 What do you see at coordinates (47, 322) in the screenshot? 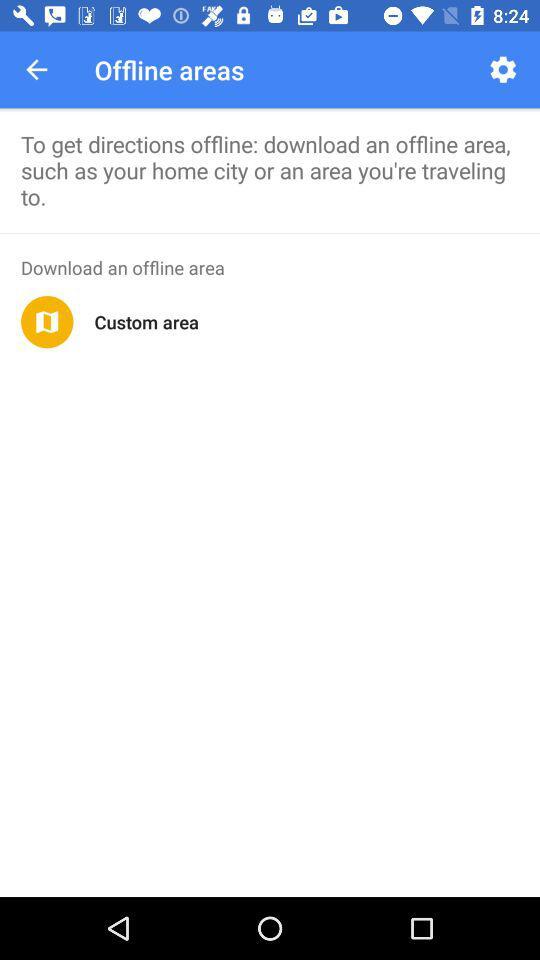
I see `the item next to custom area` at bounding box center [47, 322].